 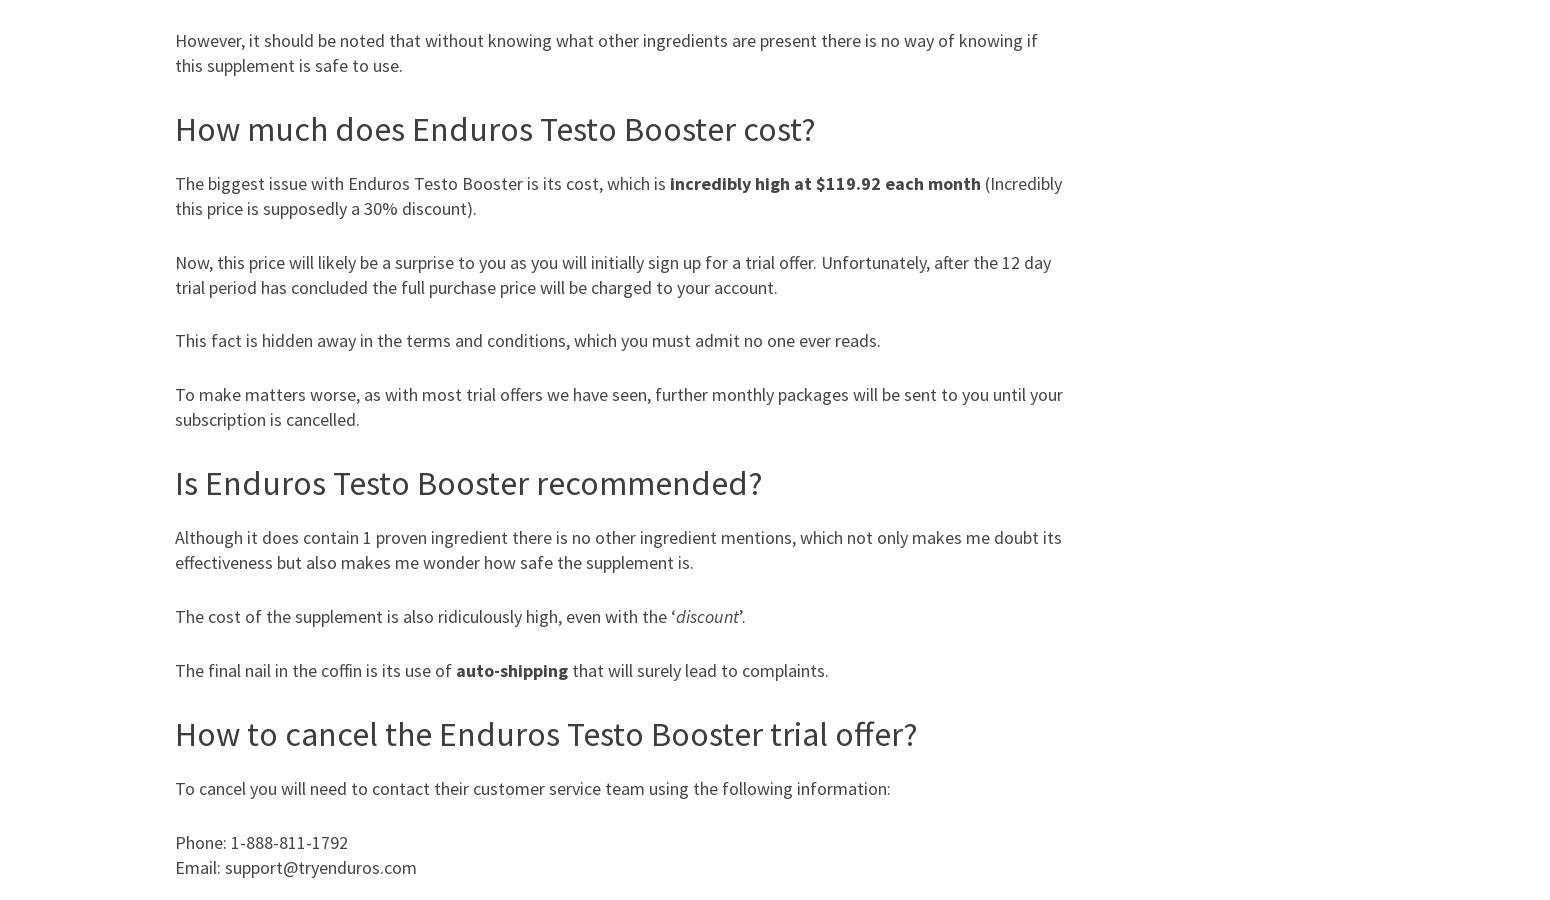 What do you see at coordinates (1296, 101) in the screenshot?
I see `'Viktoria Kay'` at bounding box center [1296, 101].